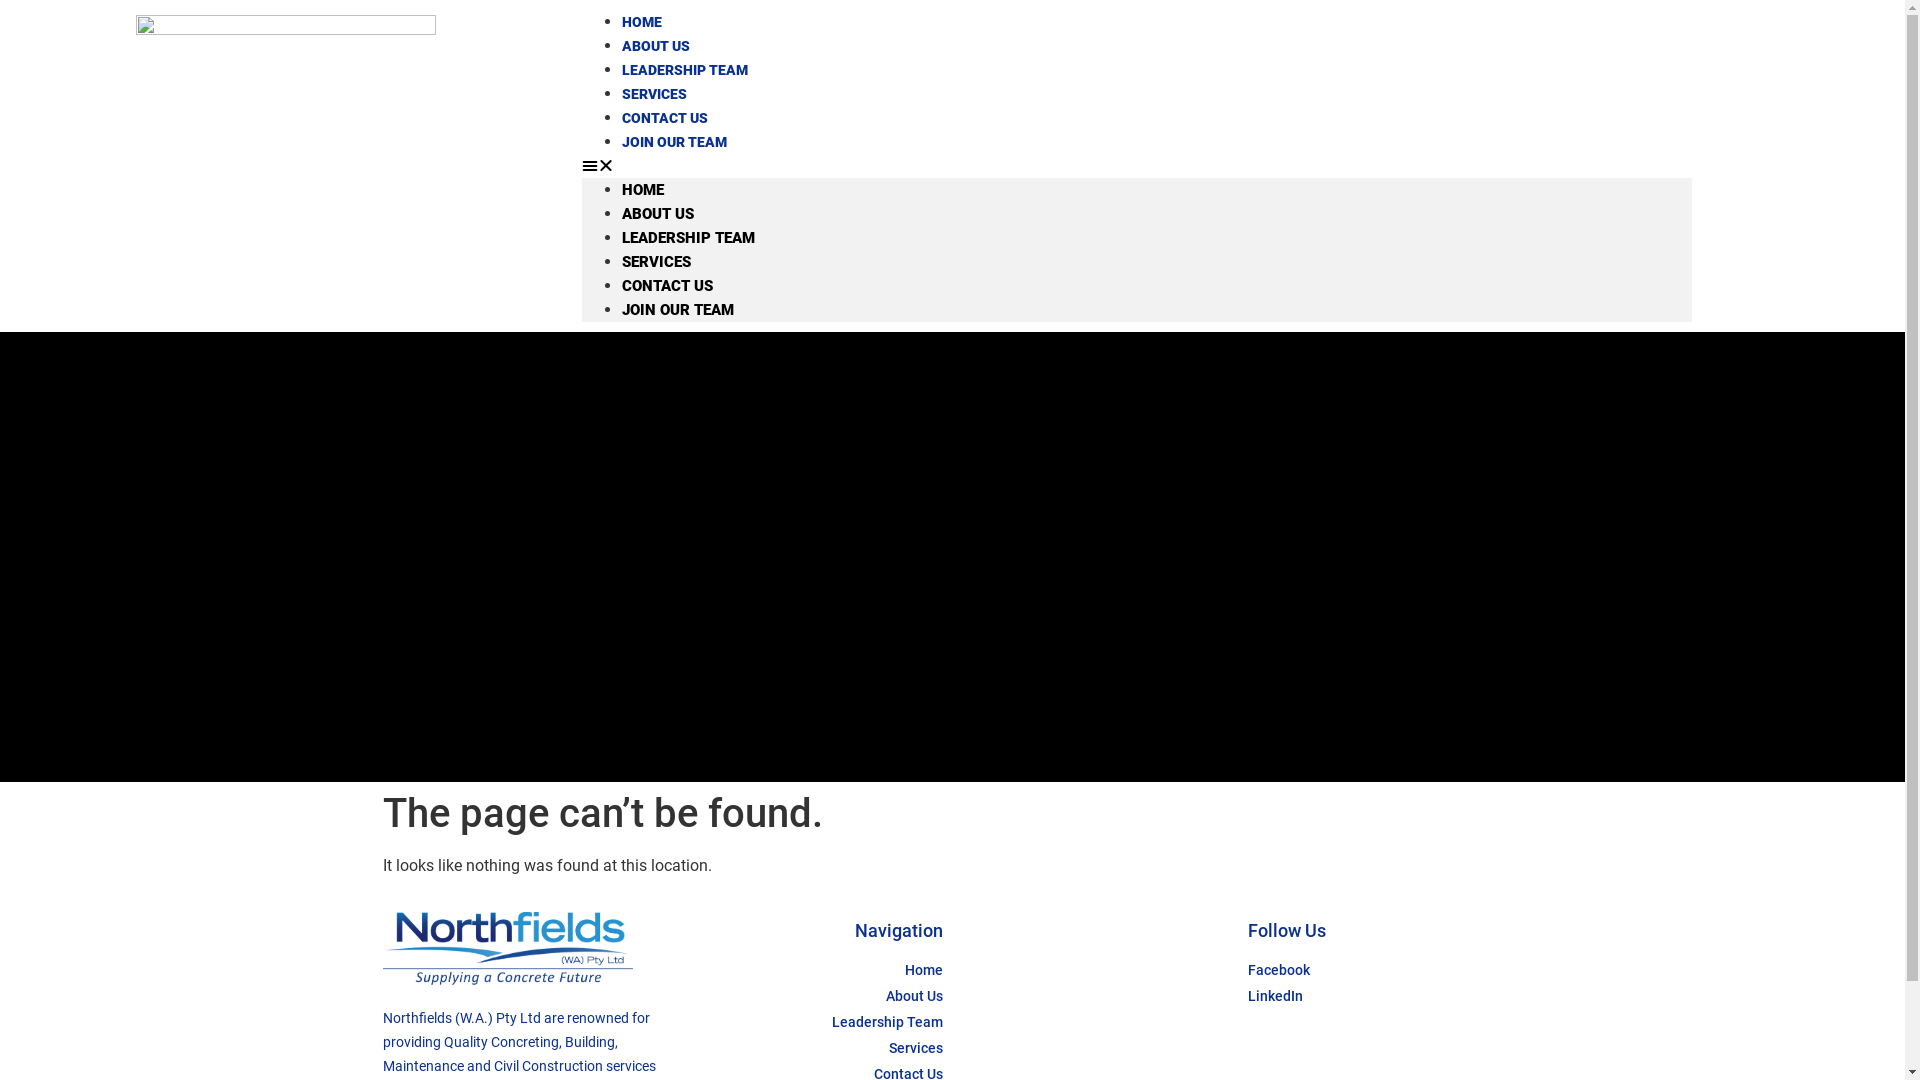 The image size is (1920, 1080). Describe the element at coordinates (677, 996) in the screenshot. I see `'About Us'` at that location.